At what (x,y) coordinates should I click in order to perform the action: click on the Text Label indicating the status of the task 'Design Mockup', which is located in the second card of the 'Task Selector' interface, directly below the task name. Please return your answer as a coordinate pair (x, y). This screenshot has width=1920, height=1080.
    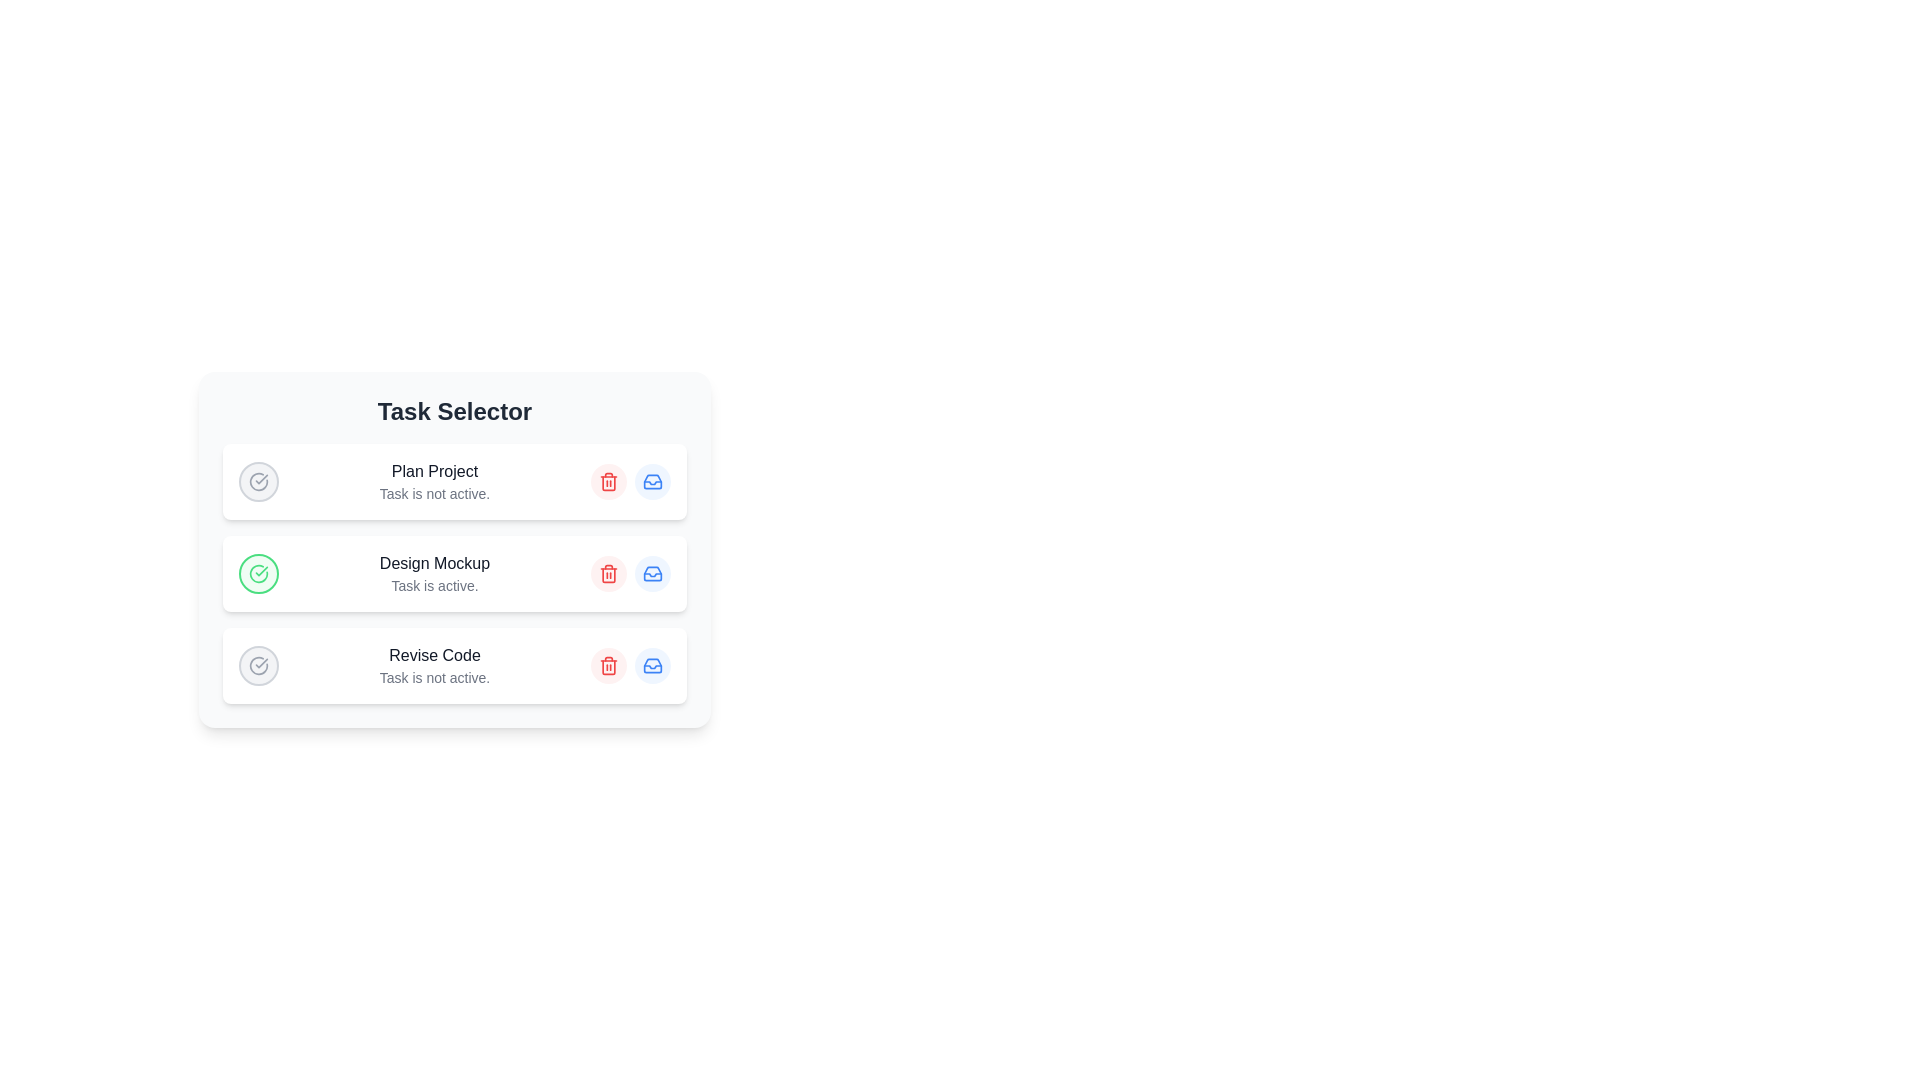
    Looking at the image, I should click on (434, 585).